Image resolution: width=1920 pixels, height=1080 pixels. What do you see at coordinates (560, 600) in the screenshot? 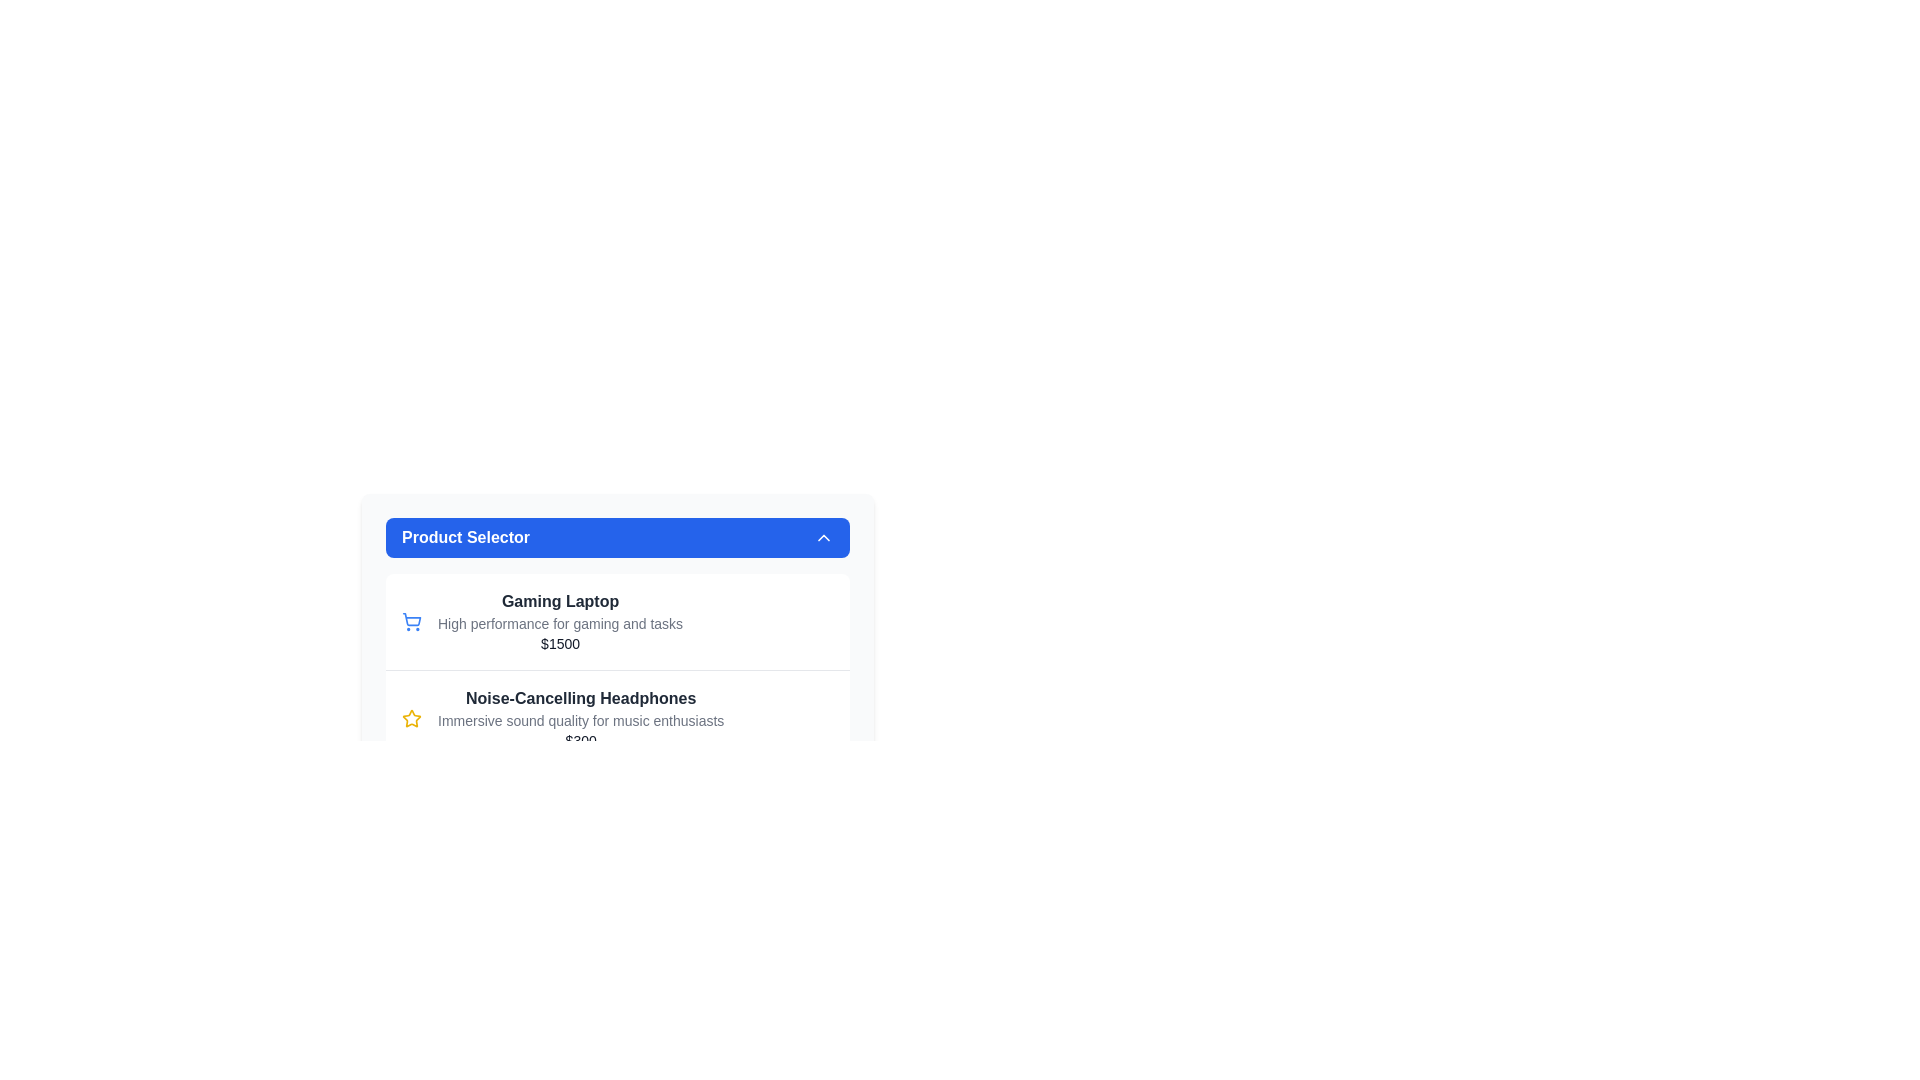
I see `text label that reads 'Gaming Laptop' for identification` at bounding box center [560, 600].